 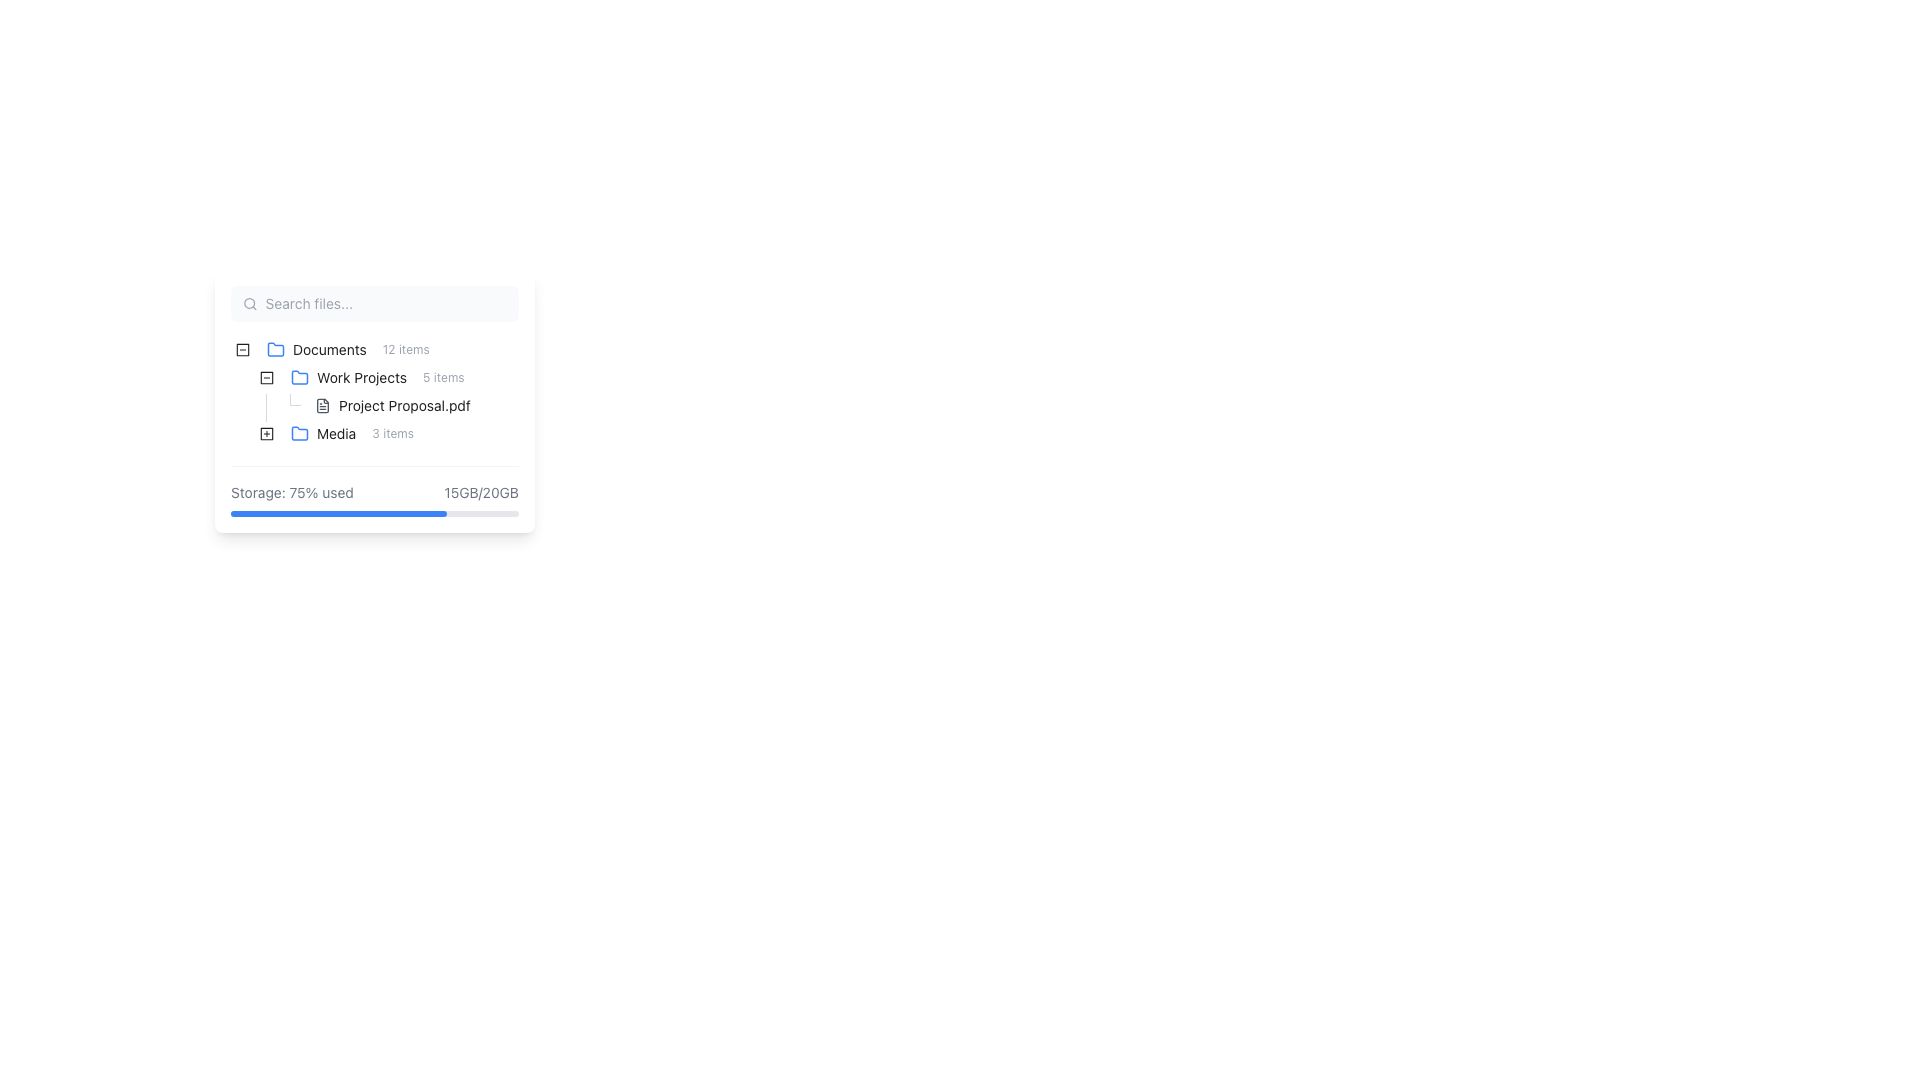 I want to click on the magnifying glass icon representing the search function, which is located at the left side of the input field with the placeholder 'Search files...', so click(x=249, y=304).